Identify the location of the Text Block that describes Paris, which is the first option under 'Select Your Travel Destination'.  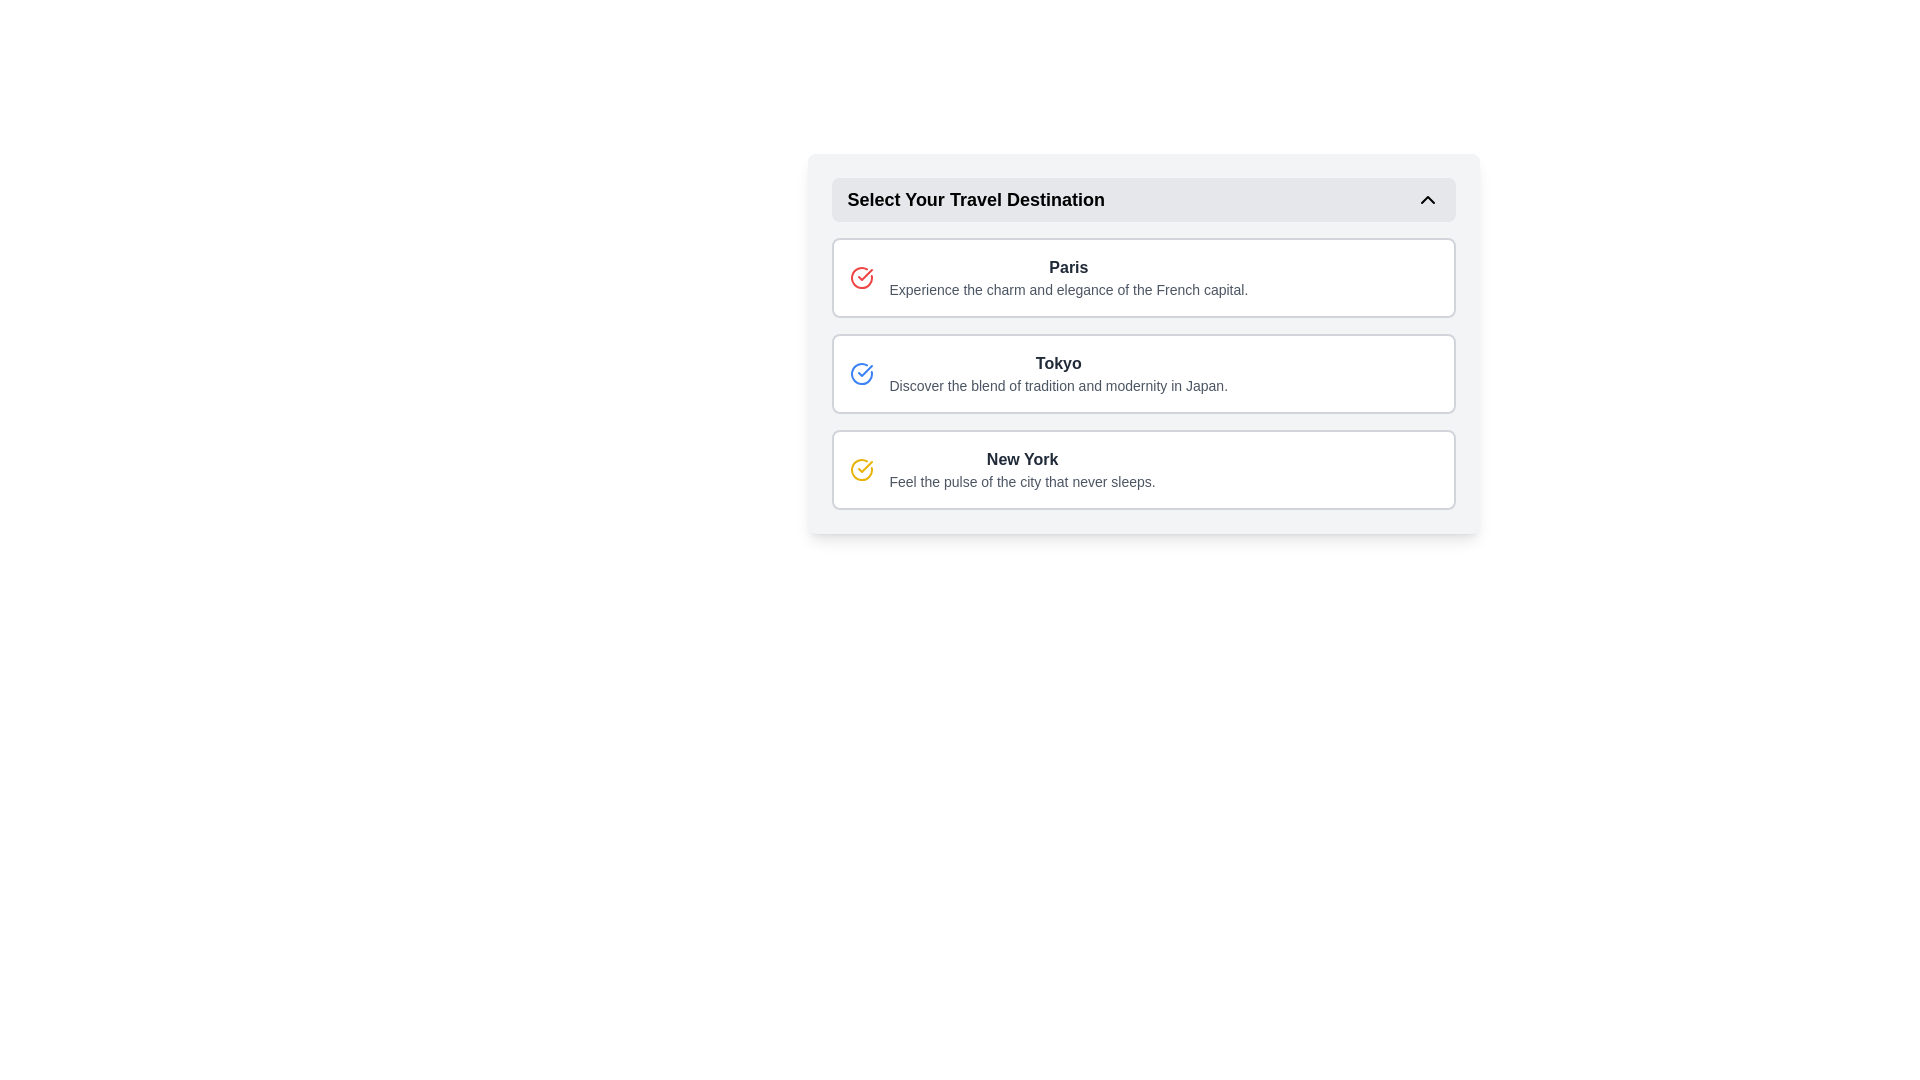
(1067, 277).